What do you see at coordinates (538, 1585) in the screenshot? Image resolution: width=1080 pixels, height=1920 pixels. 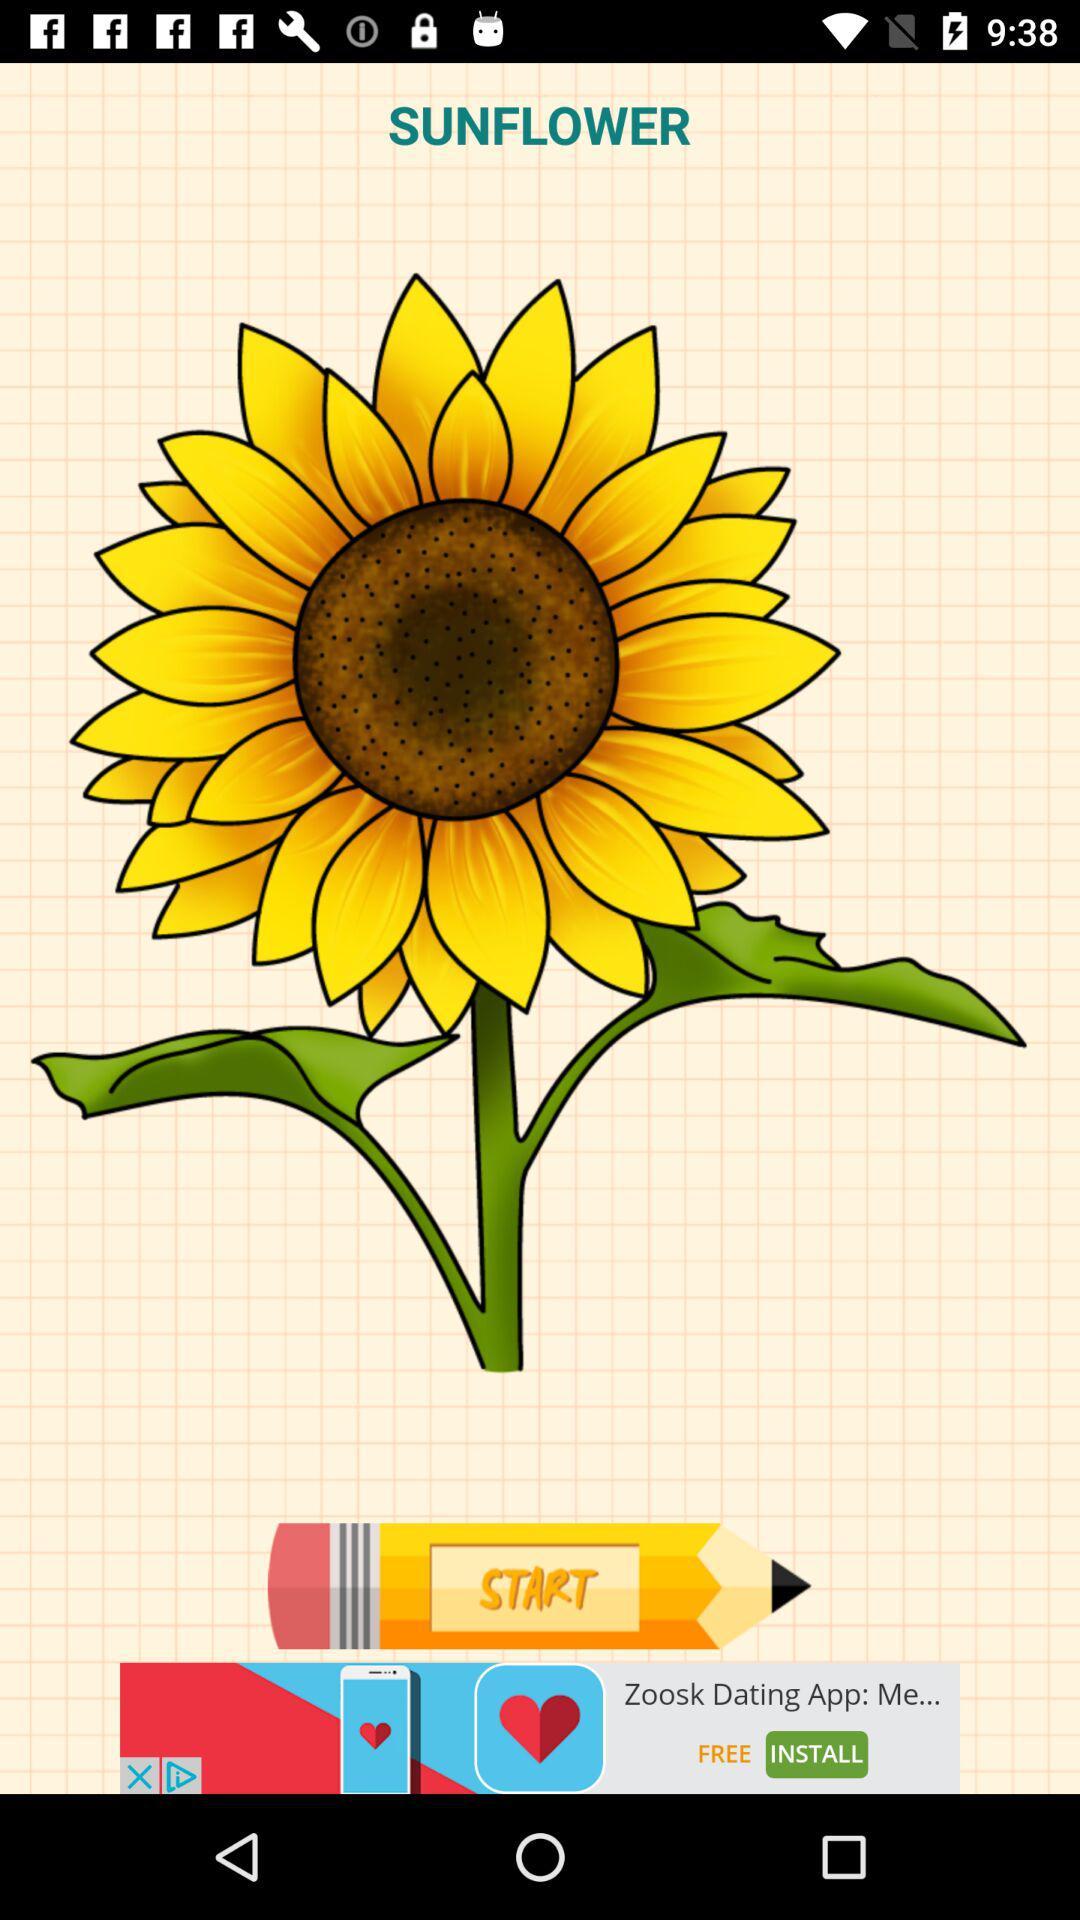 I see `start` at bounding box center [538, 1585].